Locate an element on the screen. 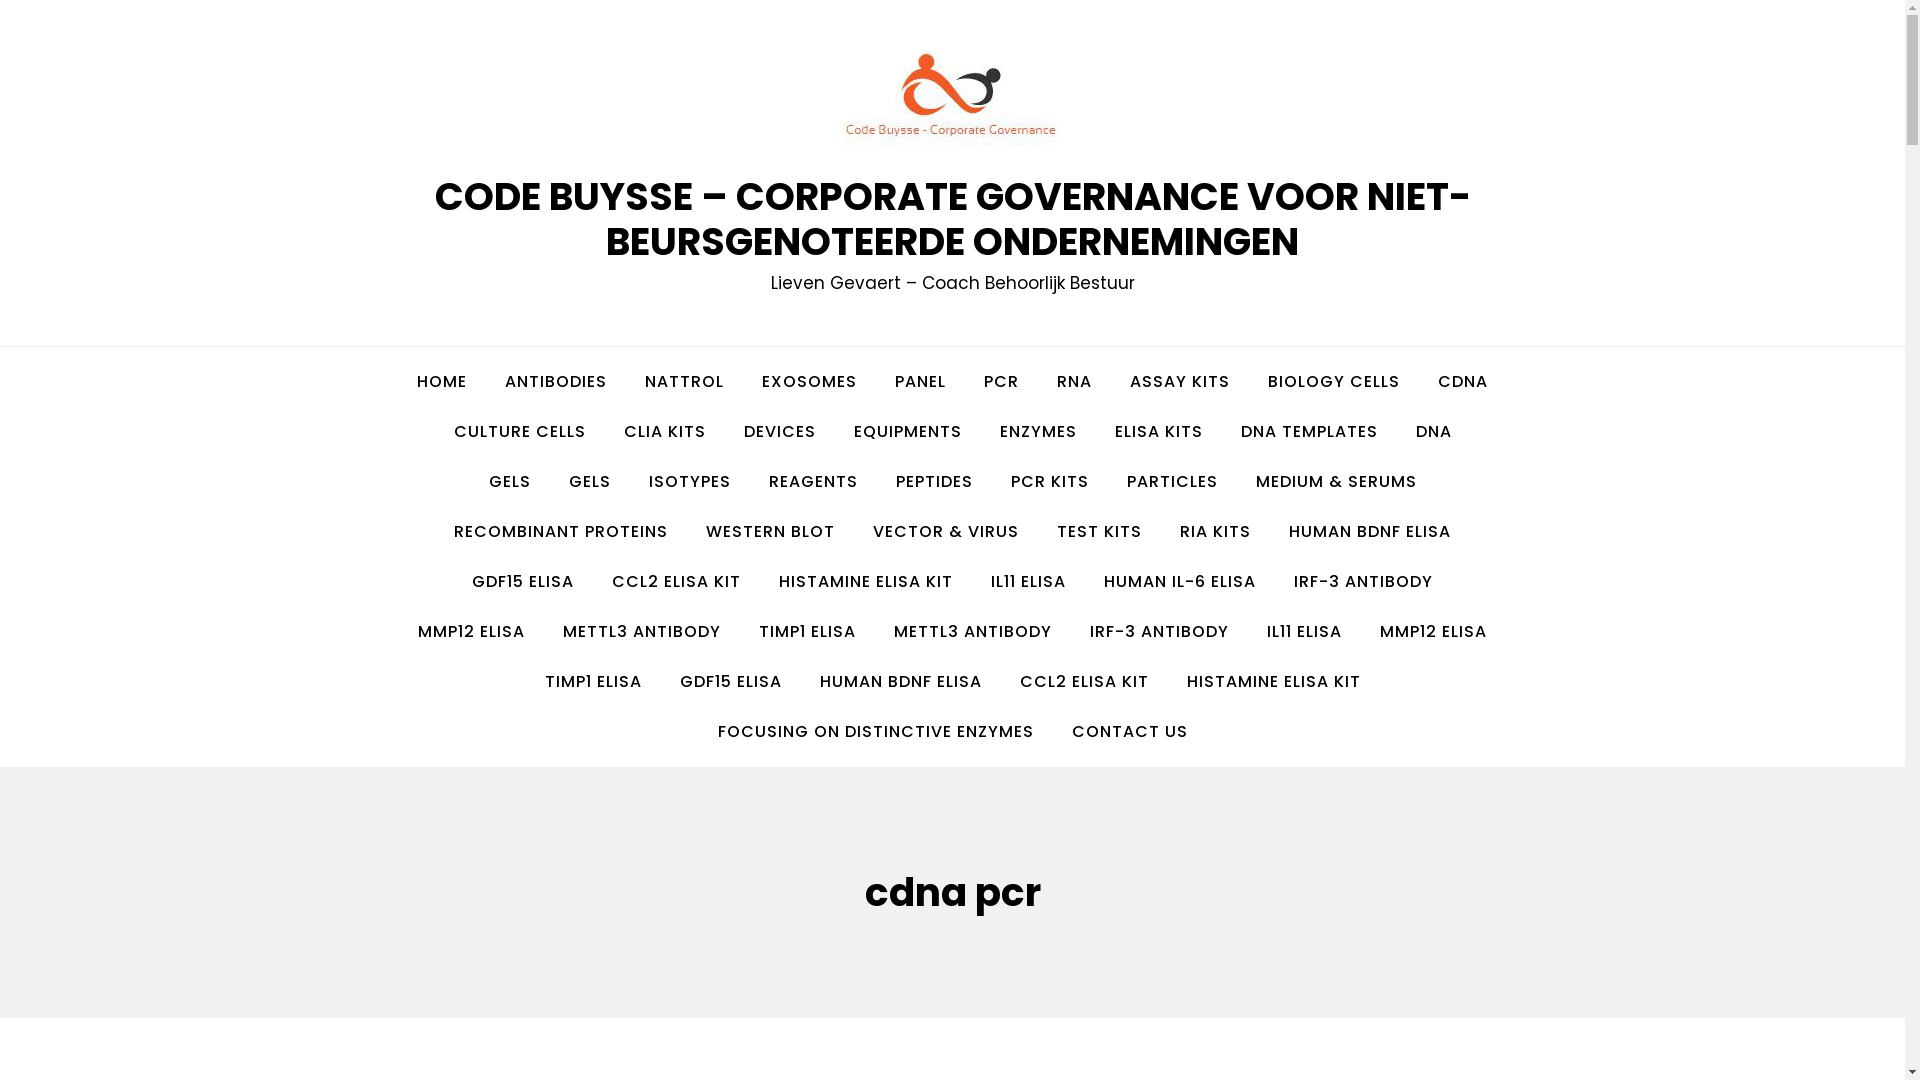 This screenshot has width=1920, height=1080. 'DEVICES' is located at coordinates (724, 431).